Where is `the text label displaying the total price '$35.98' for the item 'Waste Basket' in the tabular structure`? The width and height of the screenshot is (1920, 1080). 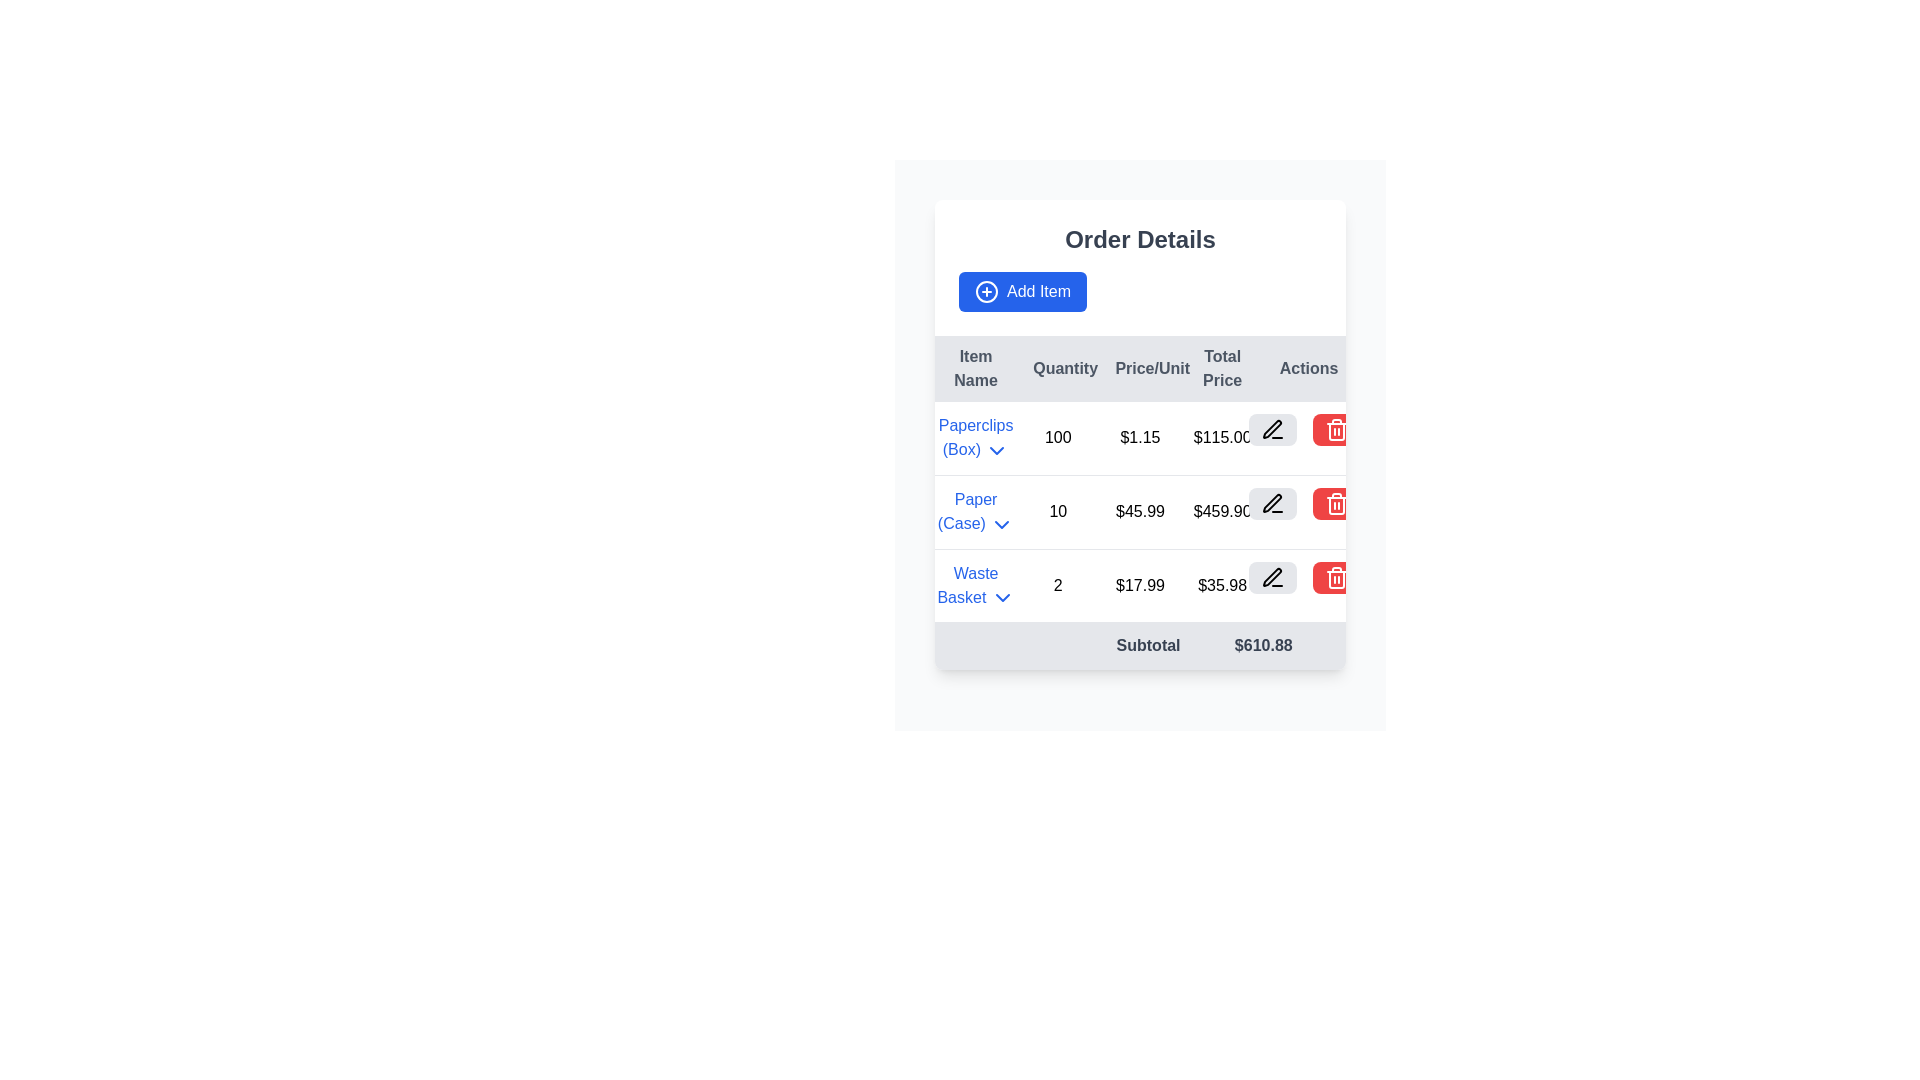 the text label displaying the total price '$35.98' for the item 'Waste Basket' in the tabular structure is located at coordinates (1221, 585).